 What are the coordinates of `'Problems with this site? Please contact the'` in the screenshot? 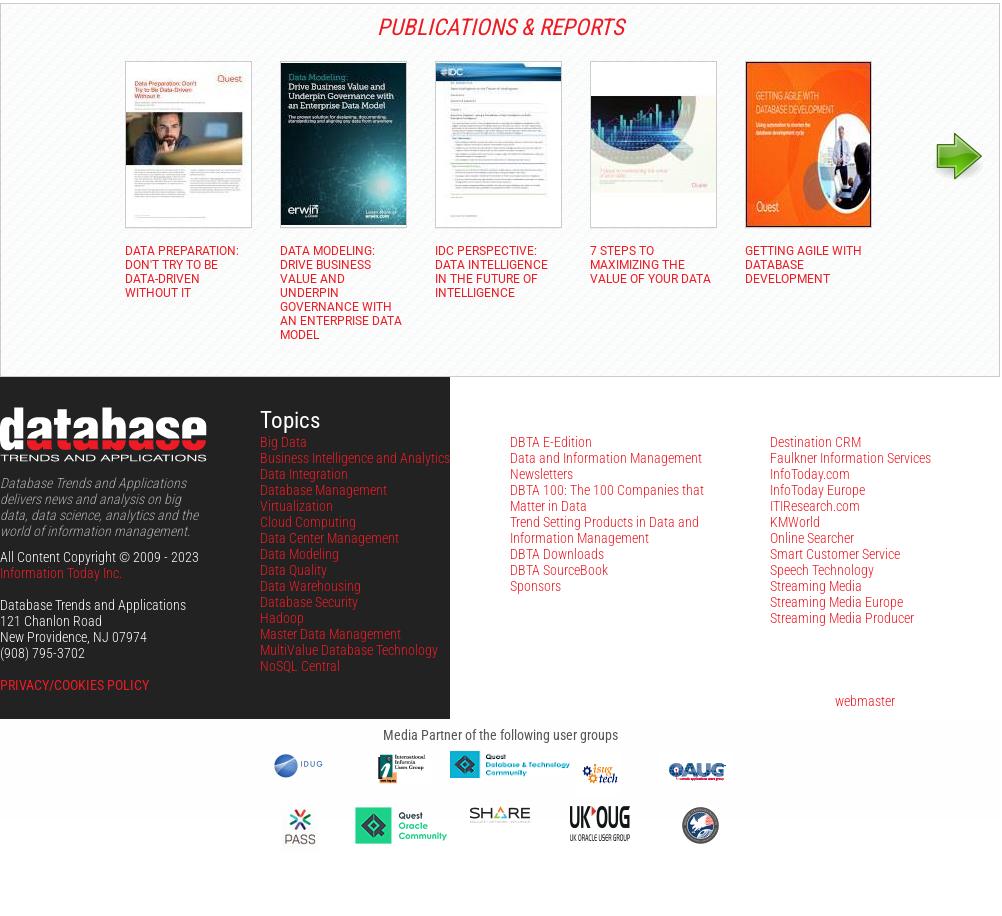 It's located at (717, 701).